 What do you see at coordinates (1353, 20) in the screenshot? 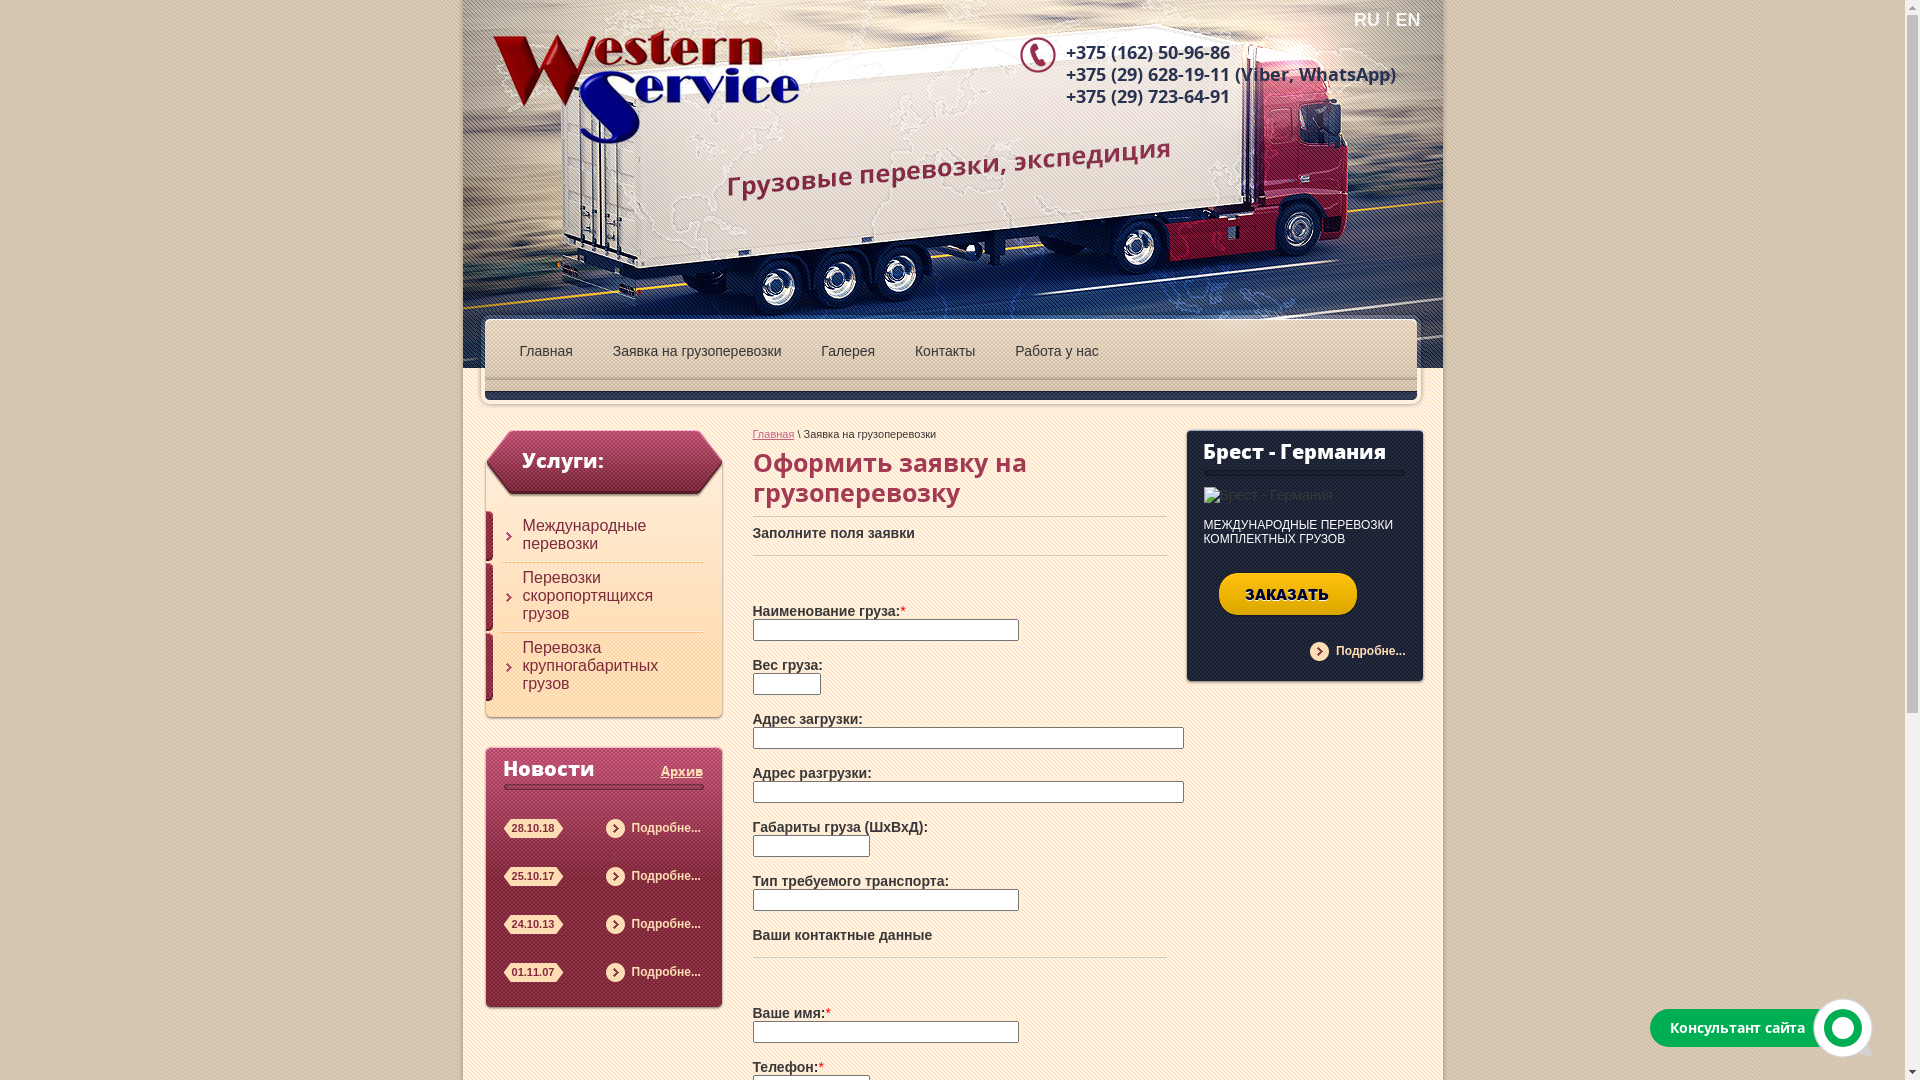
I see `'RU'` at bounding box center [1353, 20].